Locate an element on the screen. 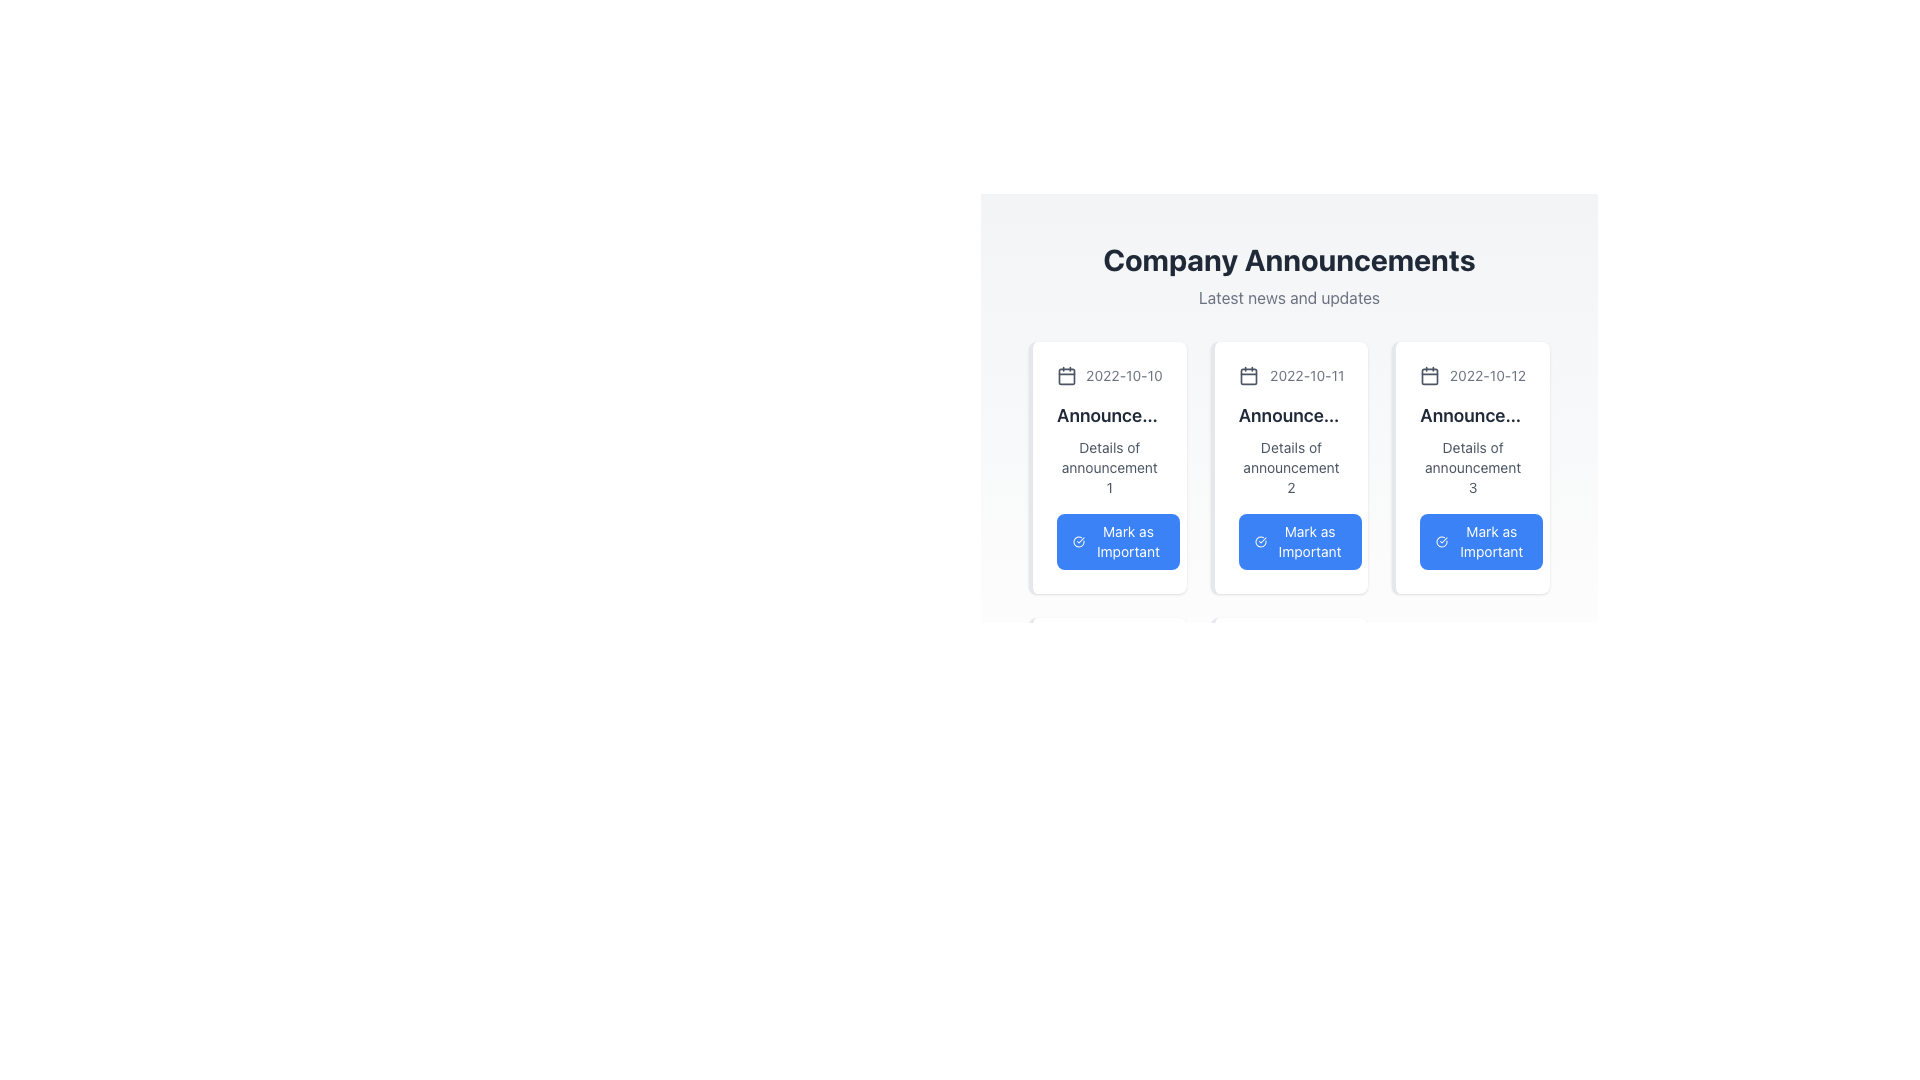 This screenshot has width=1920, height=1080. the styled card component that presents an announcement, located in the first position of the grid layout is located at coordinates (1106, 467).